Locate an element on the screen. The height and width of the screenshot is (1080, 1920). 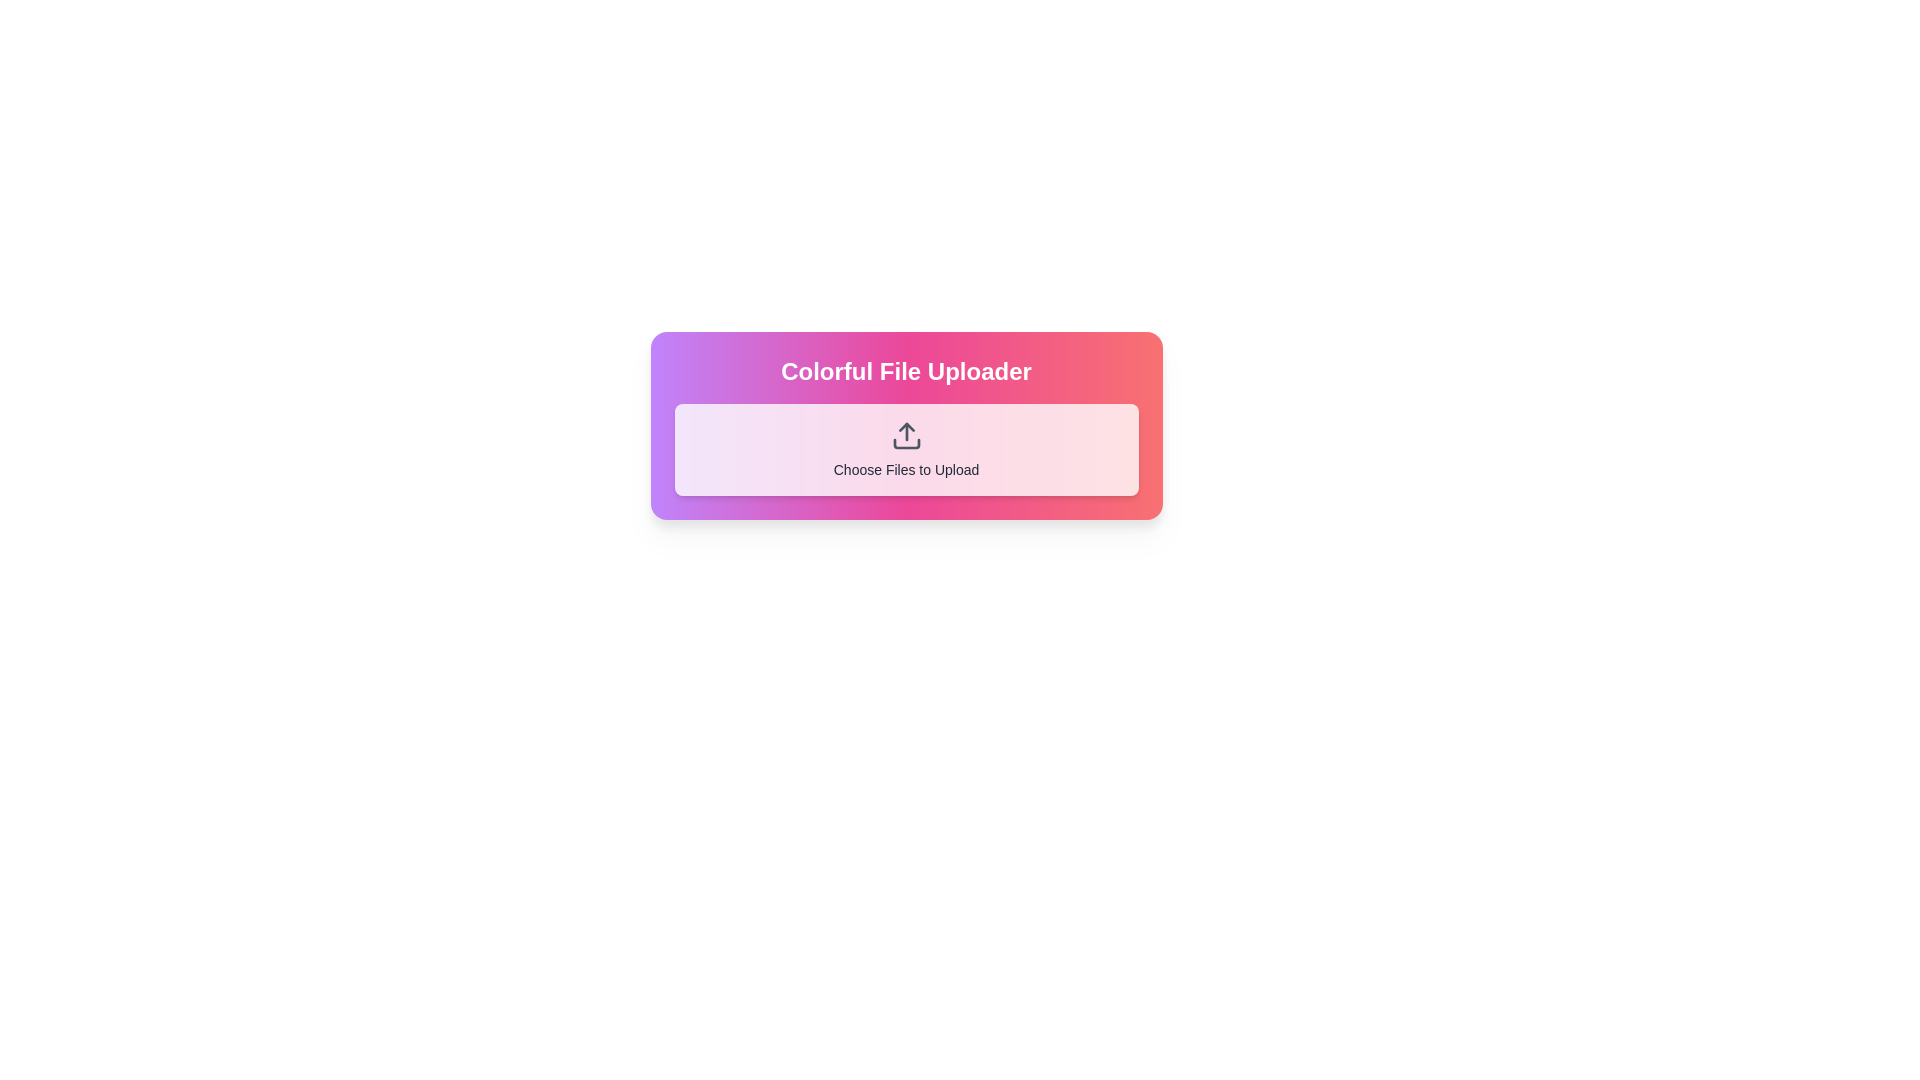
the file upload area of the 'Colorful File Uploader' component to upload files is located at coordinates (905, 424).